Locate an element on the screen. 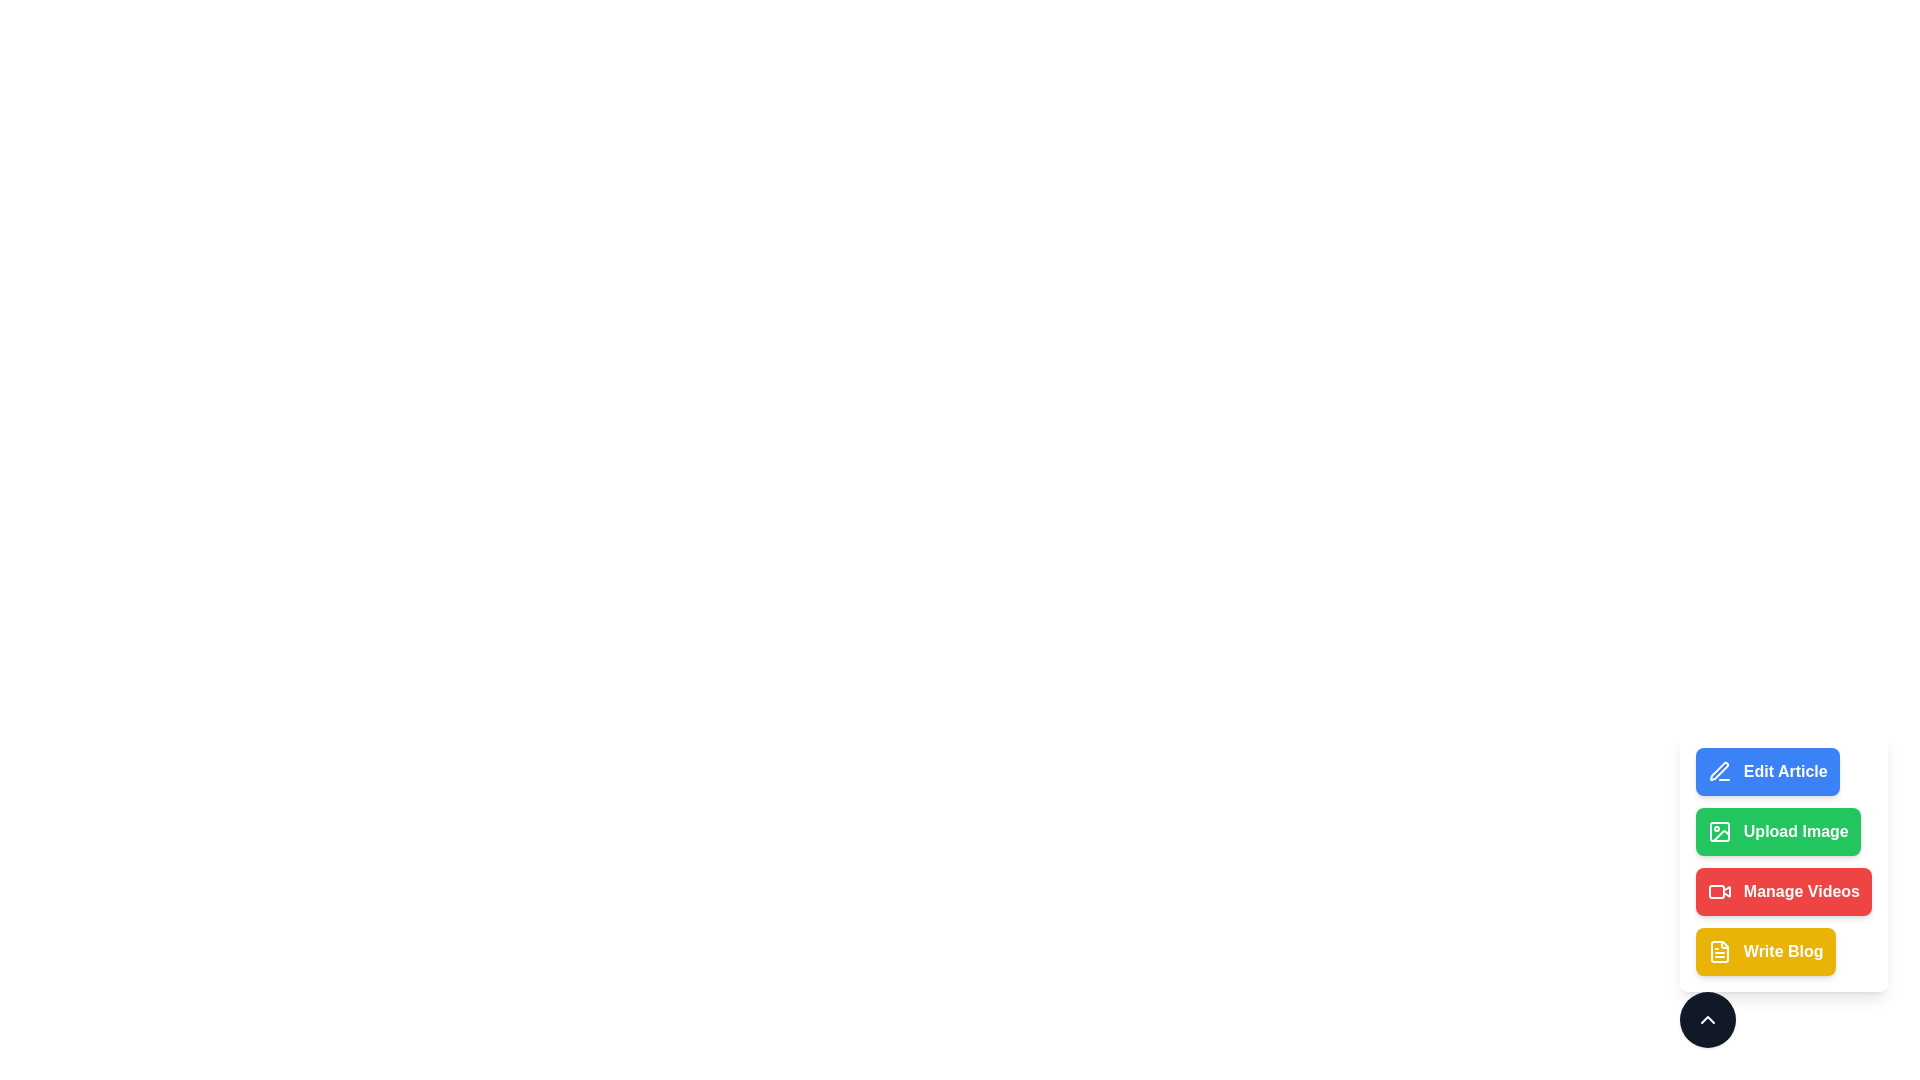  the action Manage Videos from the menu is located at coordinates (1783, 890).